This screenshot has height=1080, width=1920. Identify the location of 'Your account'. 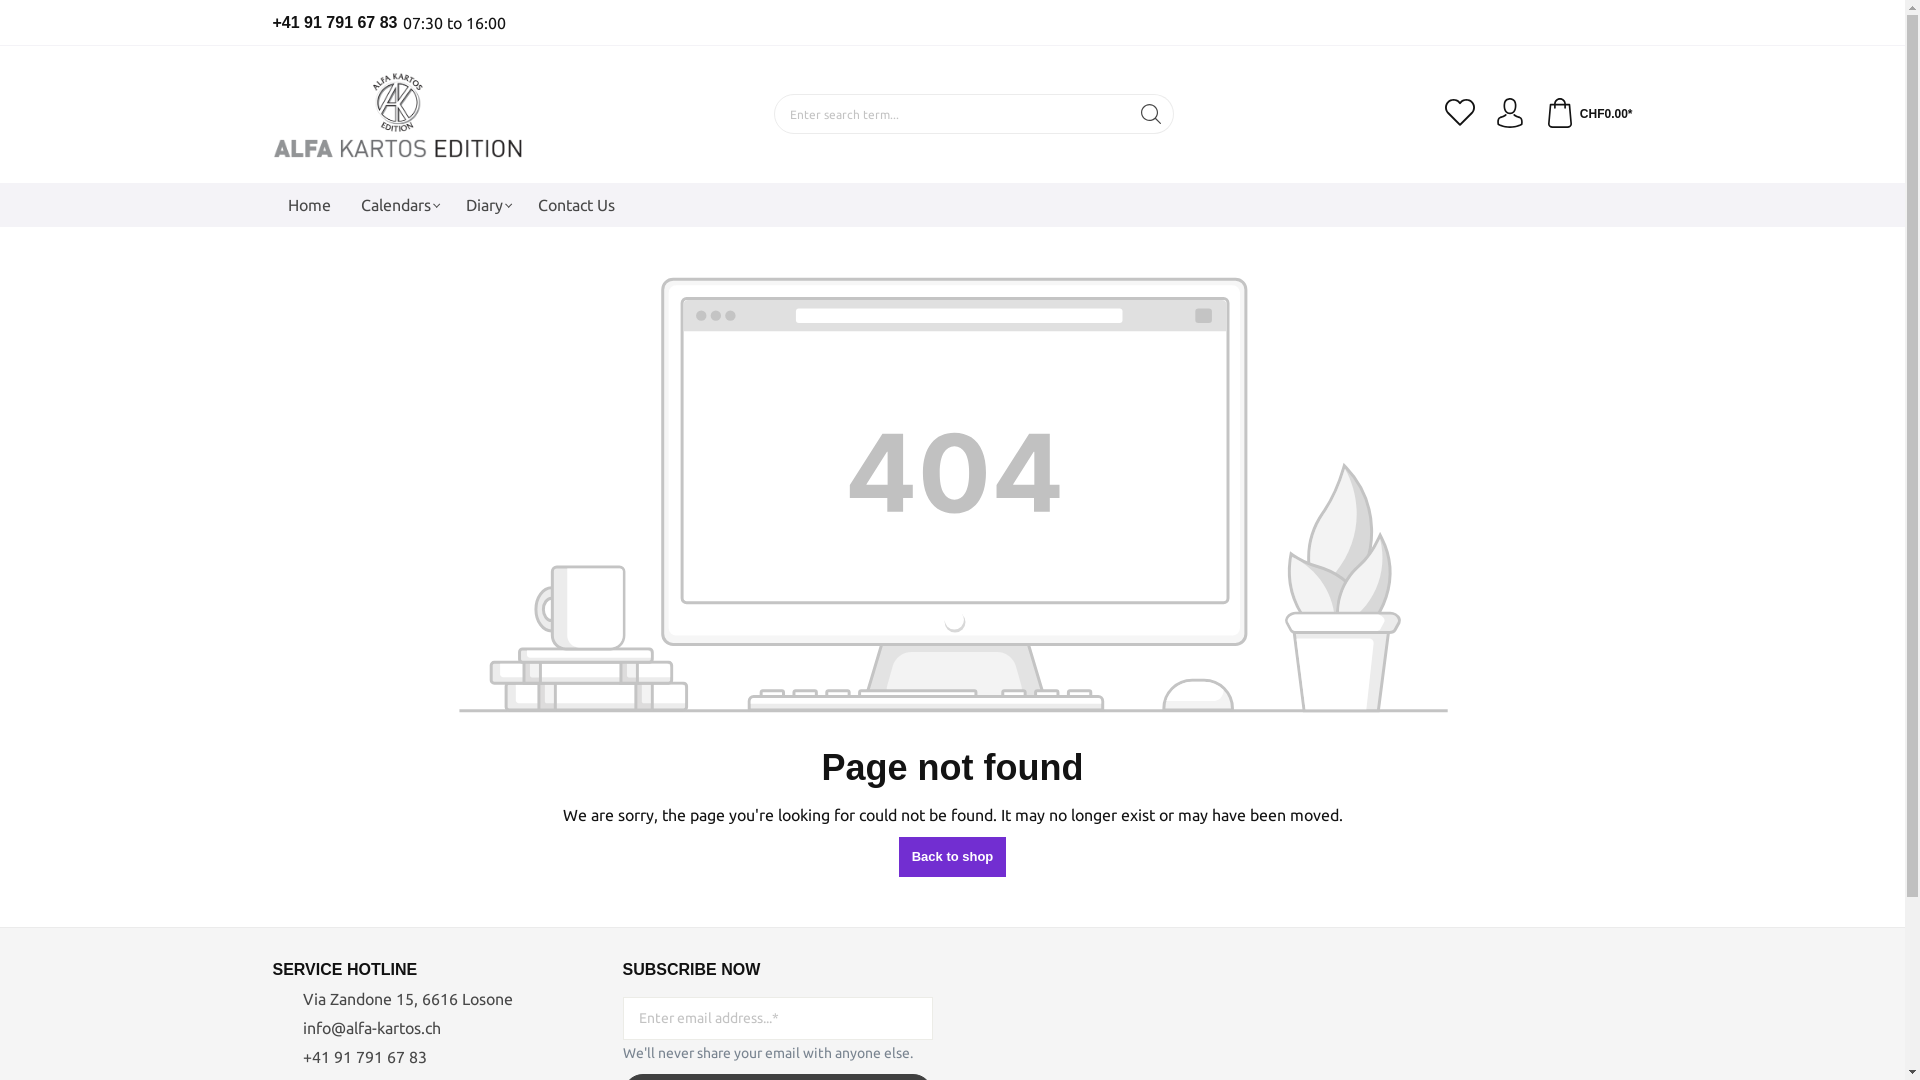
(1510, 114).